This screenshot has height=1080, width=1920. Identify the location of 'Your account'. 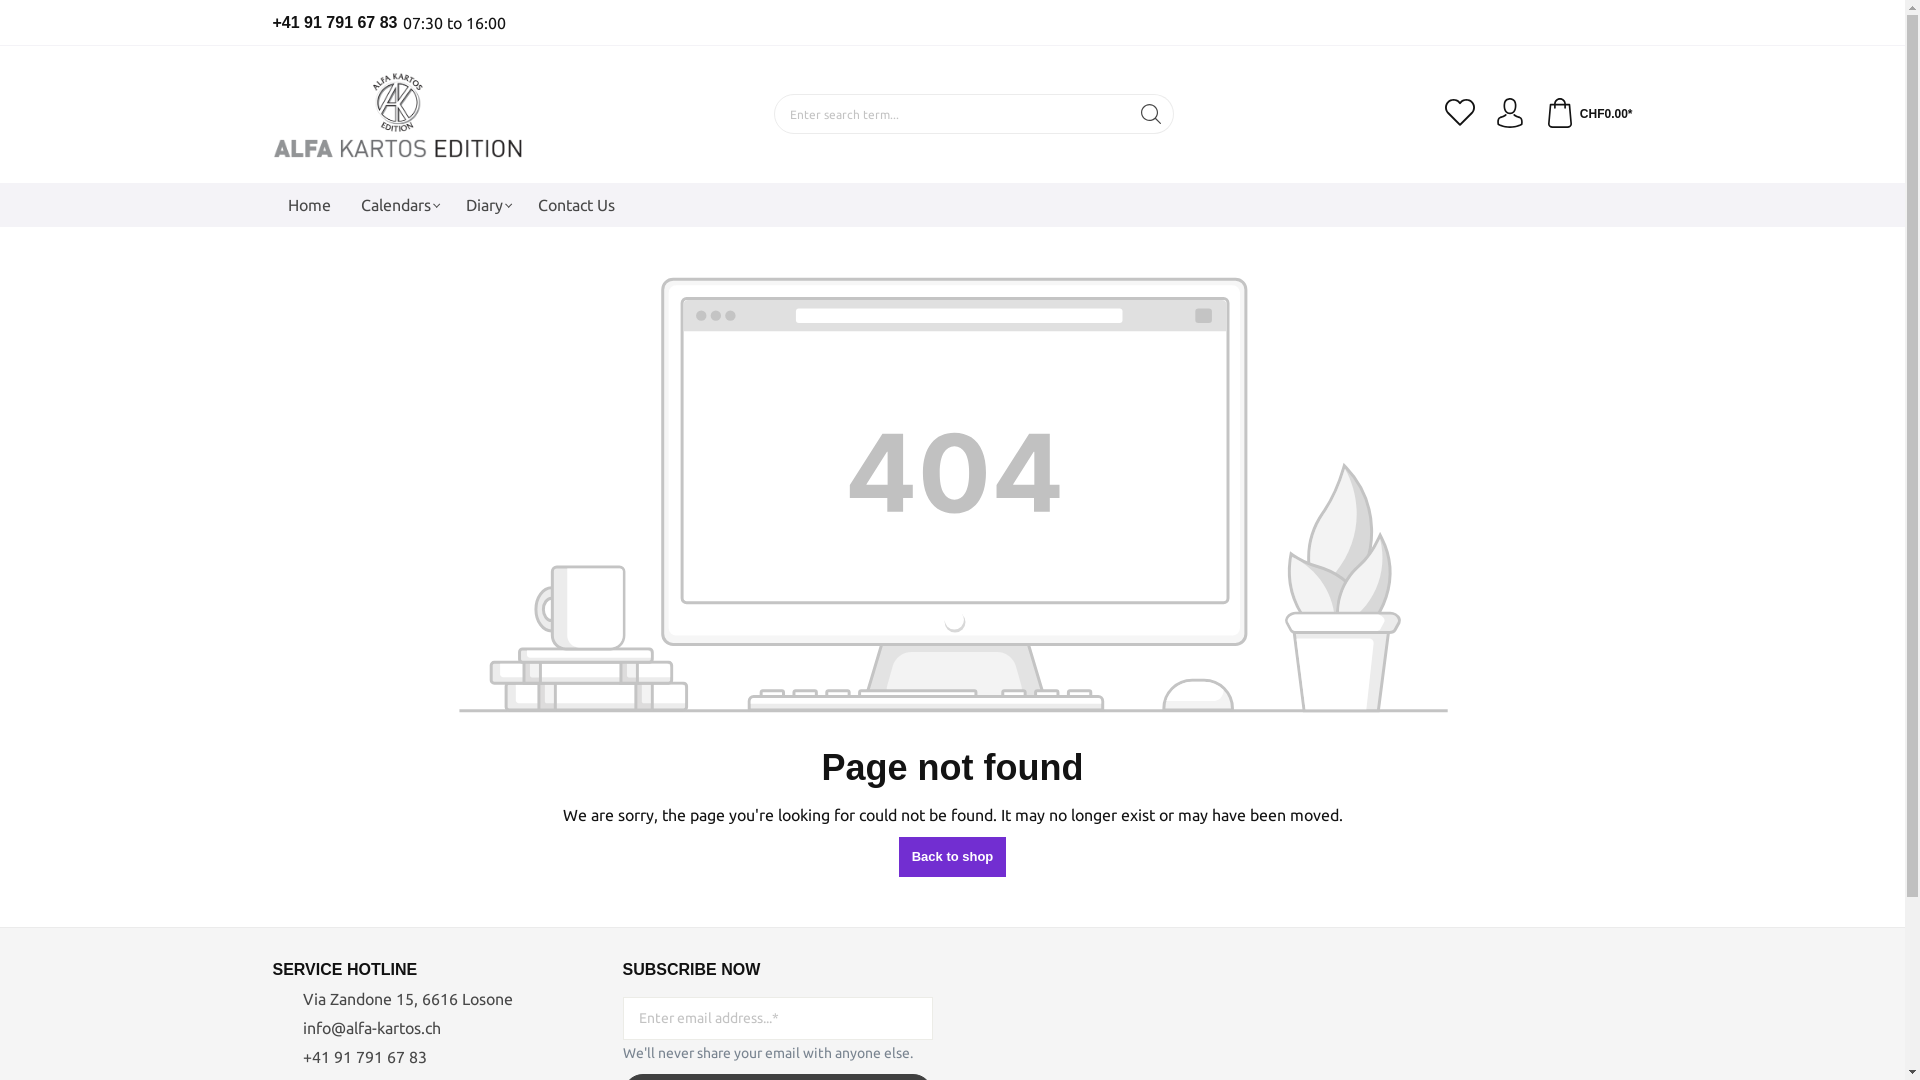
(1510, 114).